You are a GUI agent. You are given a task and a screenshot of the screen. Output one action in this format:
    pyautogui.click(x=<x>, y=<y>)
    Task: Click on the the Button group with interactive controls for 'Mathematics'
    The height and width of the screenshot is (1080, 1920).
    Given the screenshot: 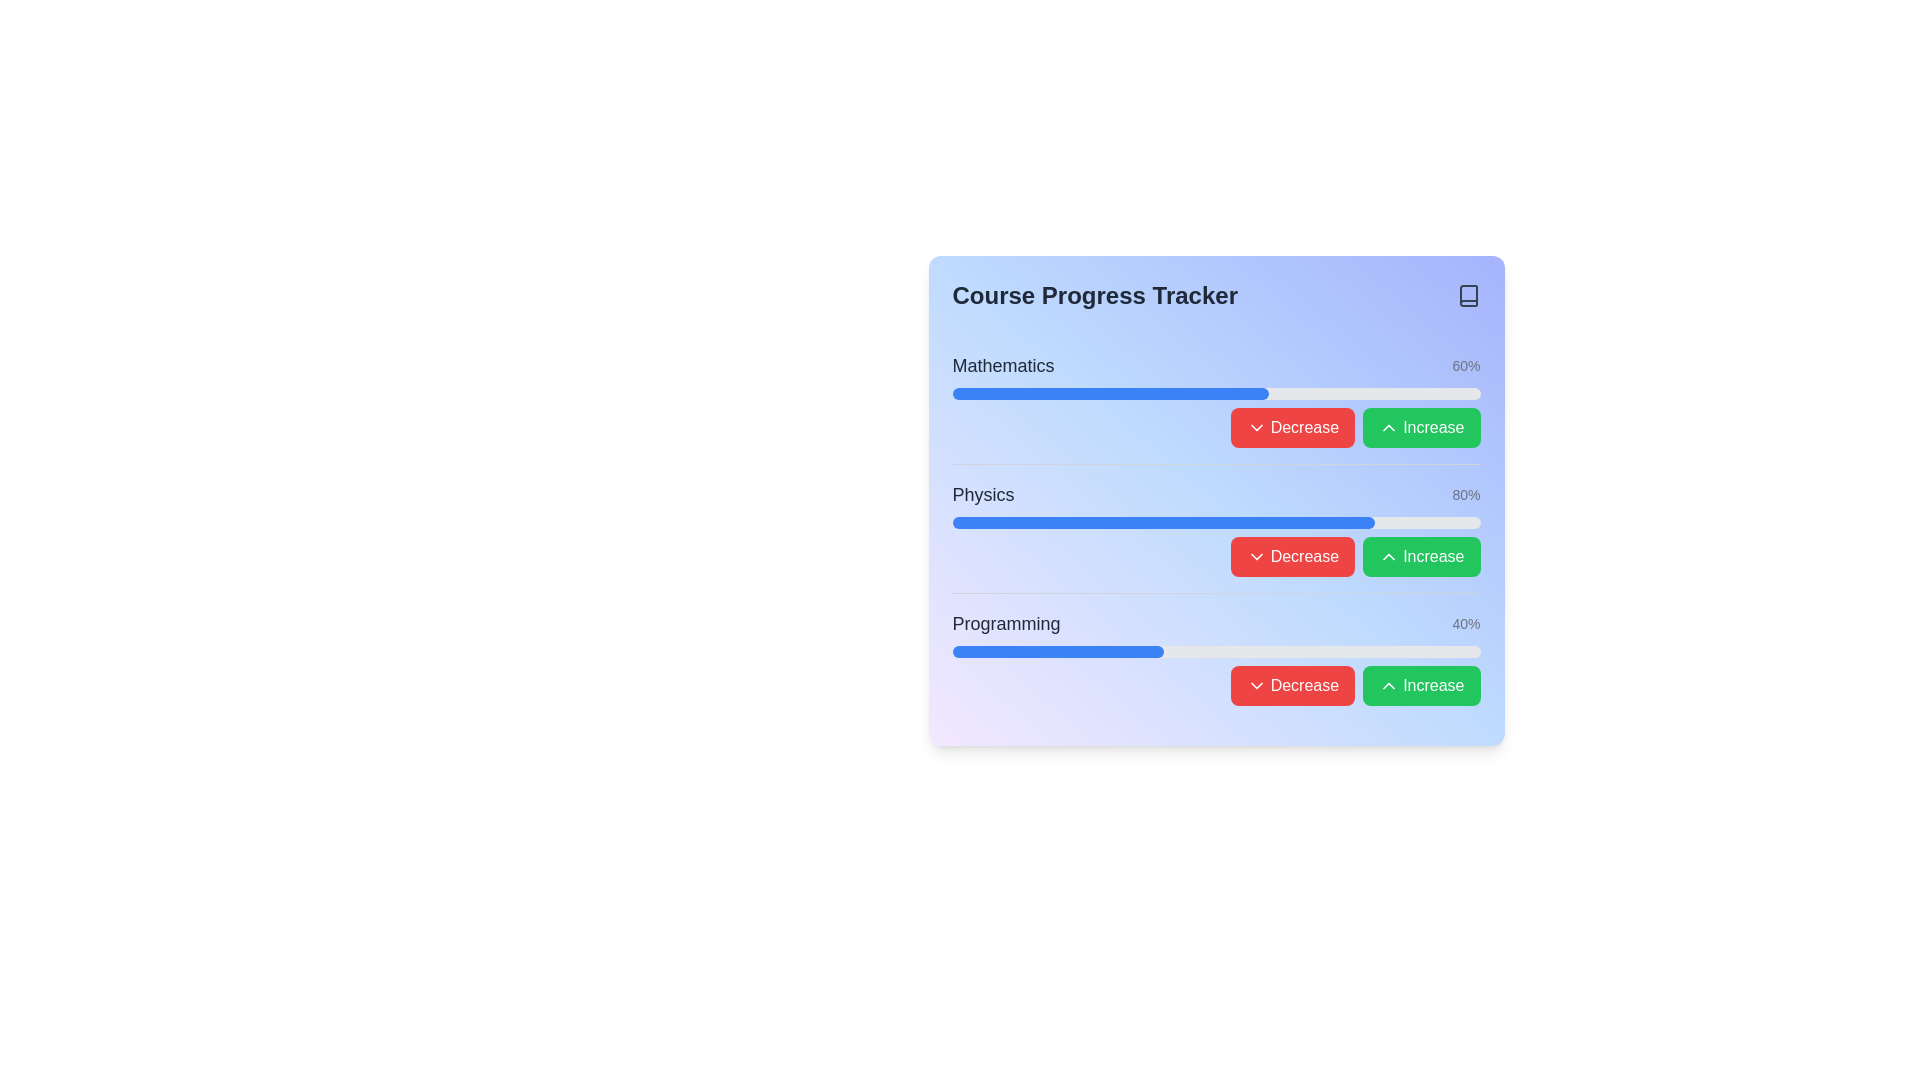 What is the action you would take?
    pyautogui.click(x=1215, y=427)
    